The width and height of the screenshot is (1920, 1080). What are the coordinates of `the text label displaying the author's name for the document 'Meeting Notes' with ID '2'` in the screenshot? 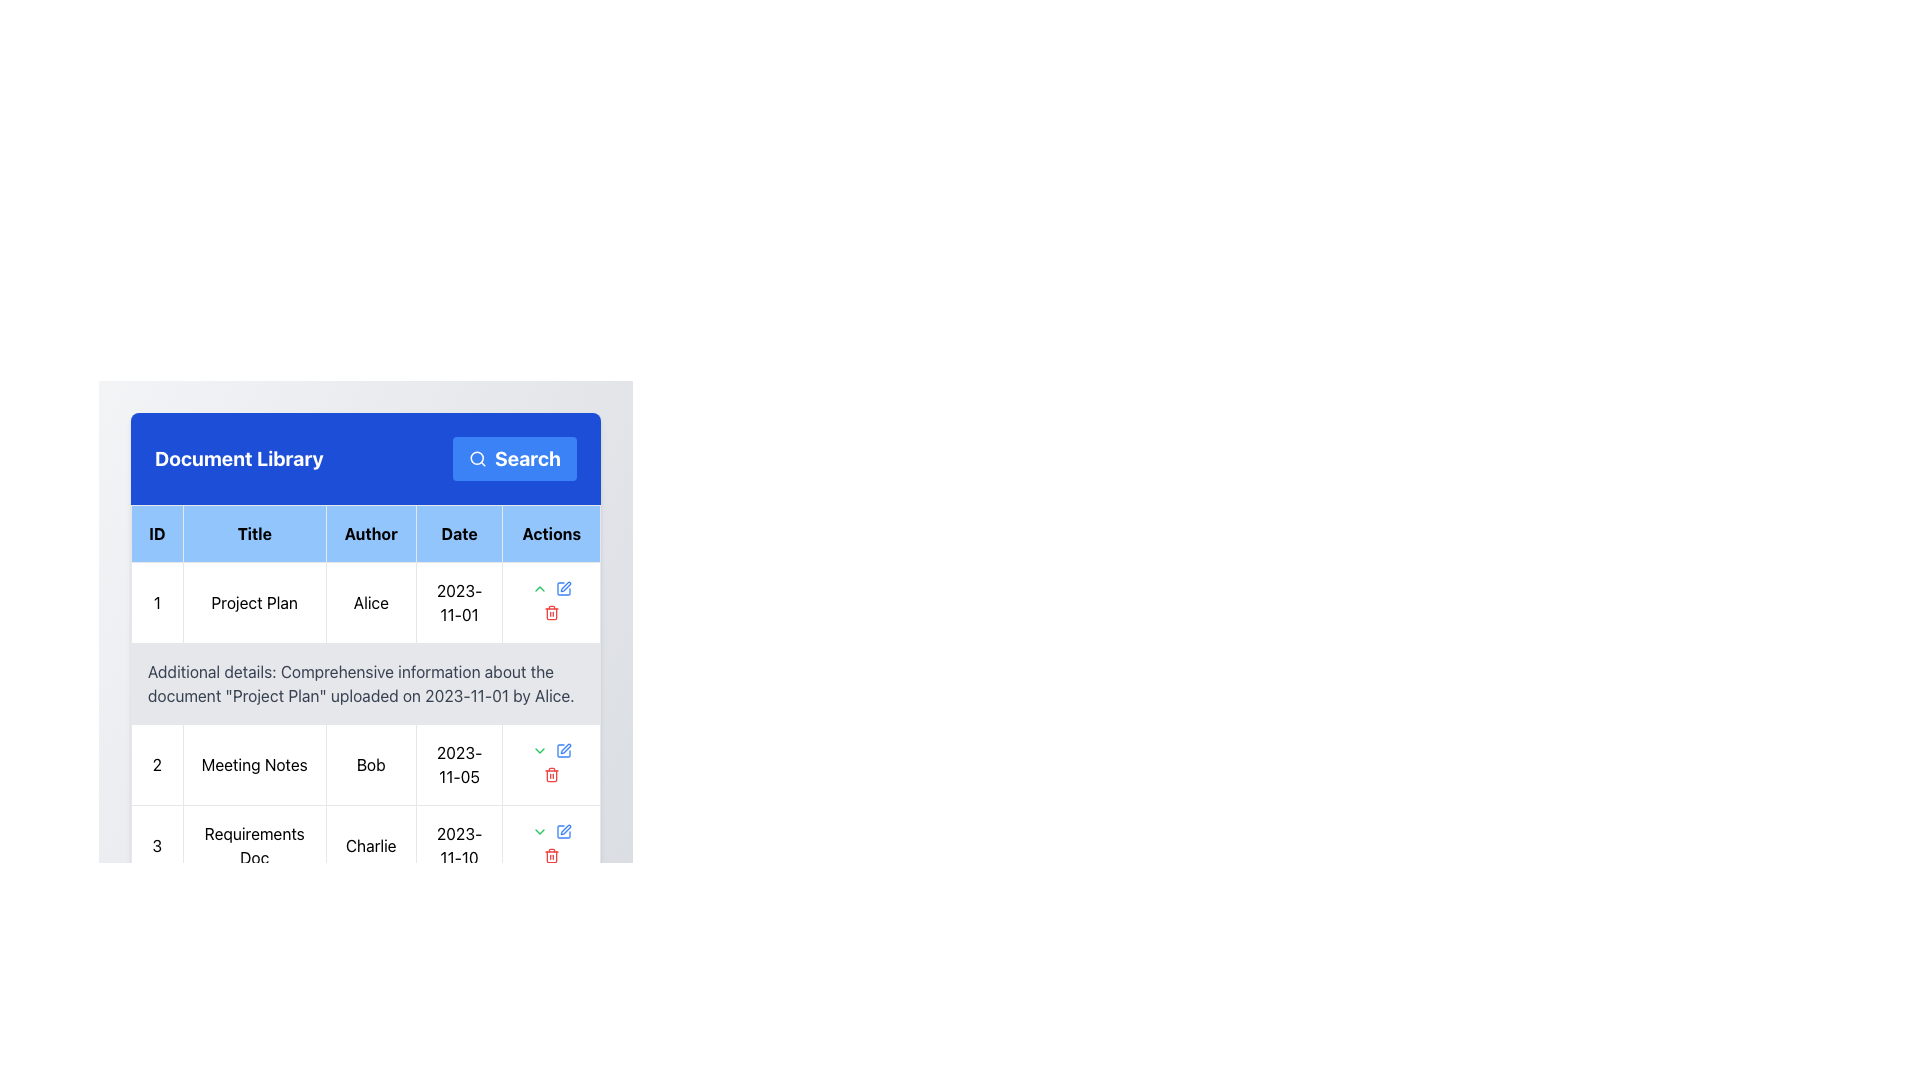 It's located at (365, 764).